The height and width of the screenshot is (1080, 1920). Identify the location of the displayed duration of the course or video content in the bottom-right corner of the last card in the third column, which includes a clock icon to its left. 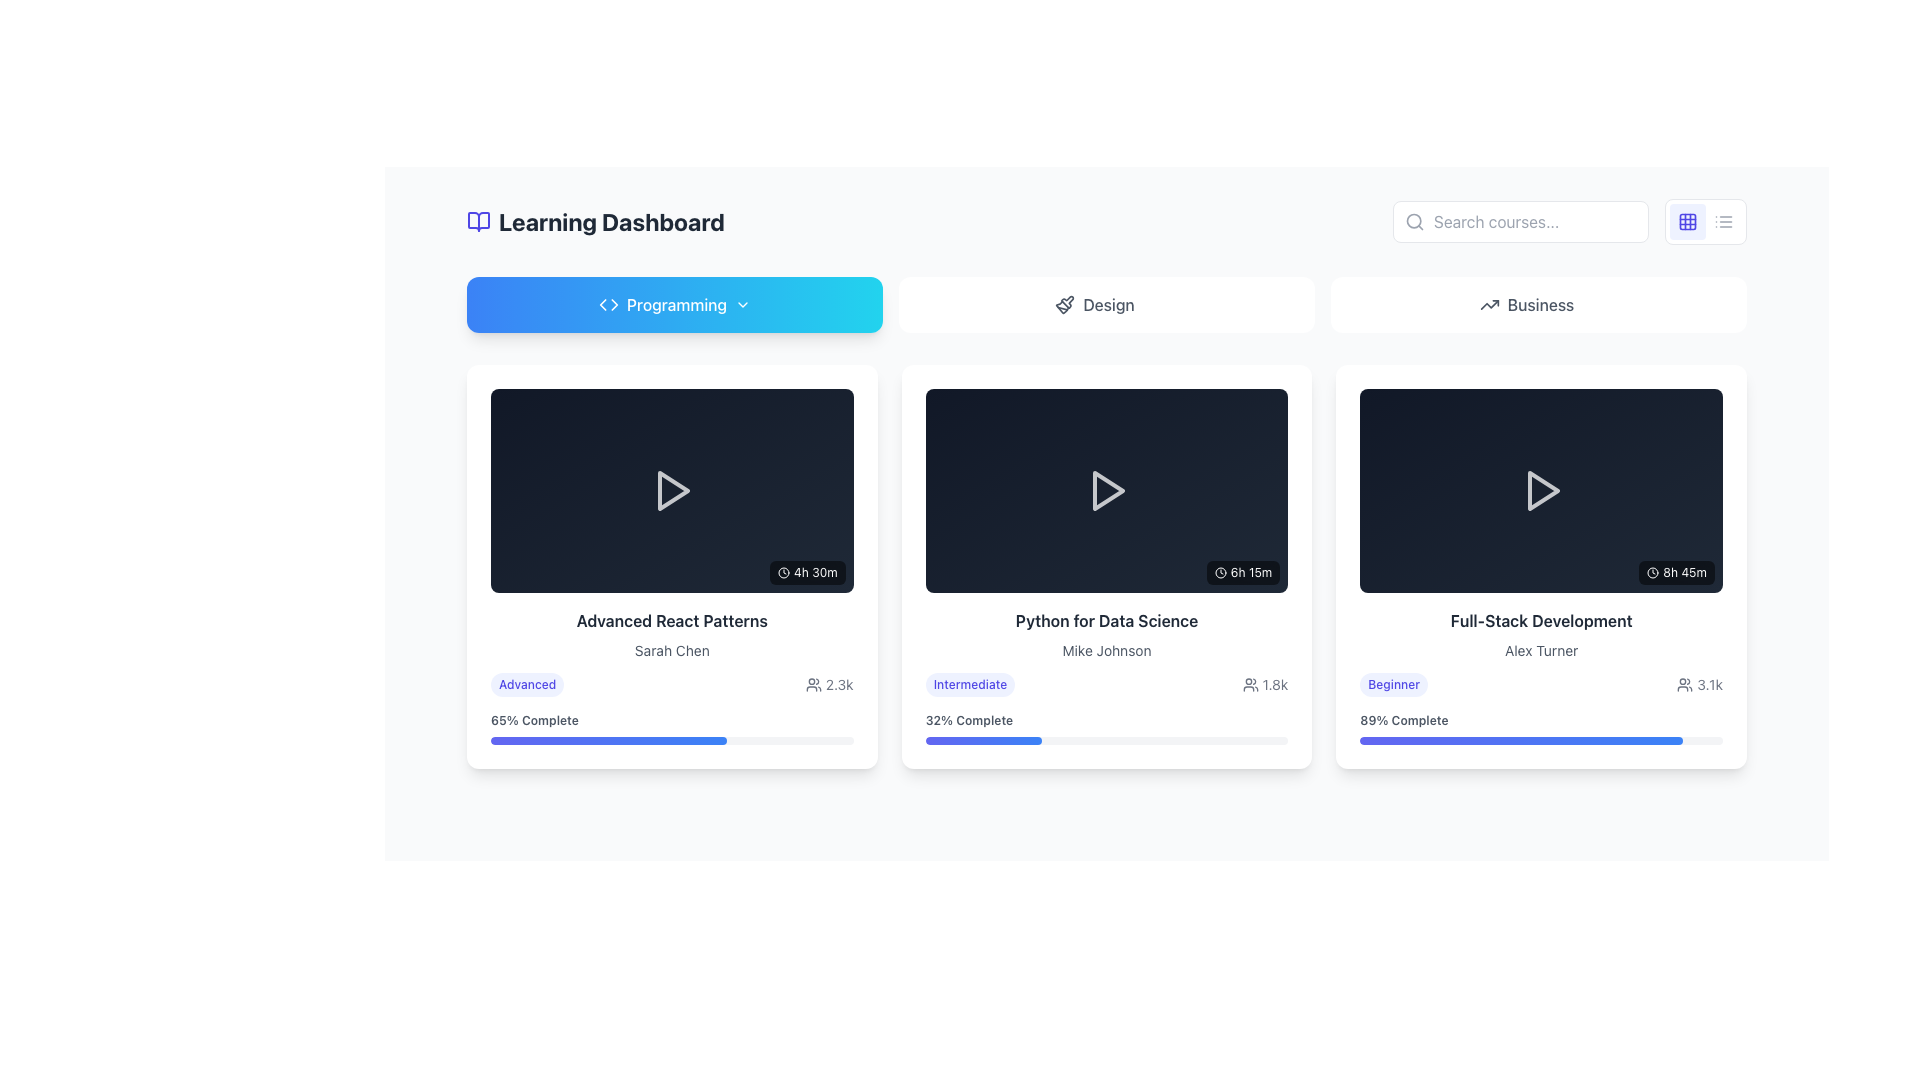
(1677, 572).